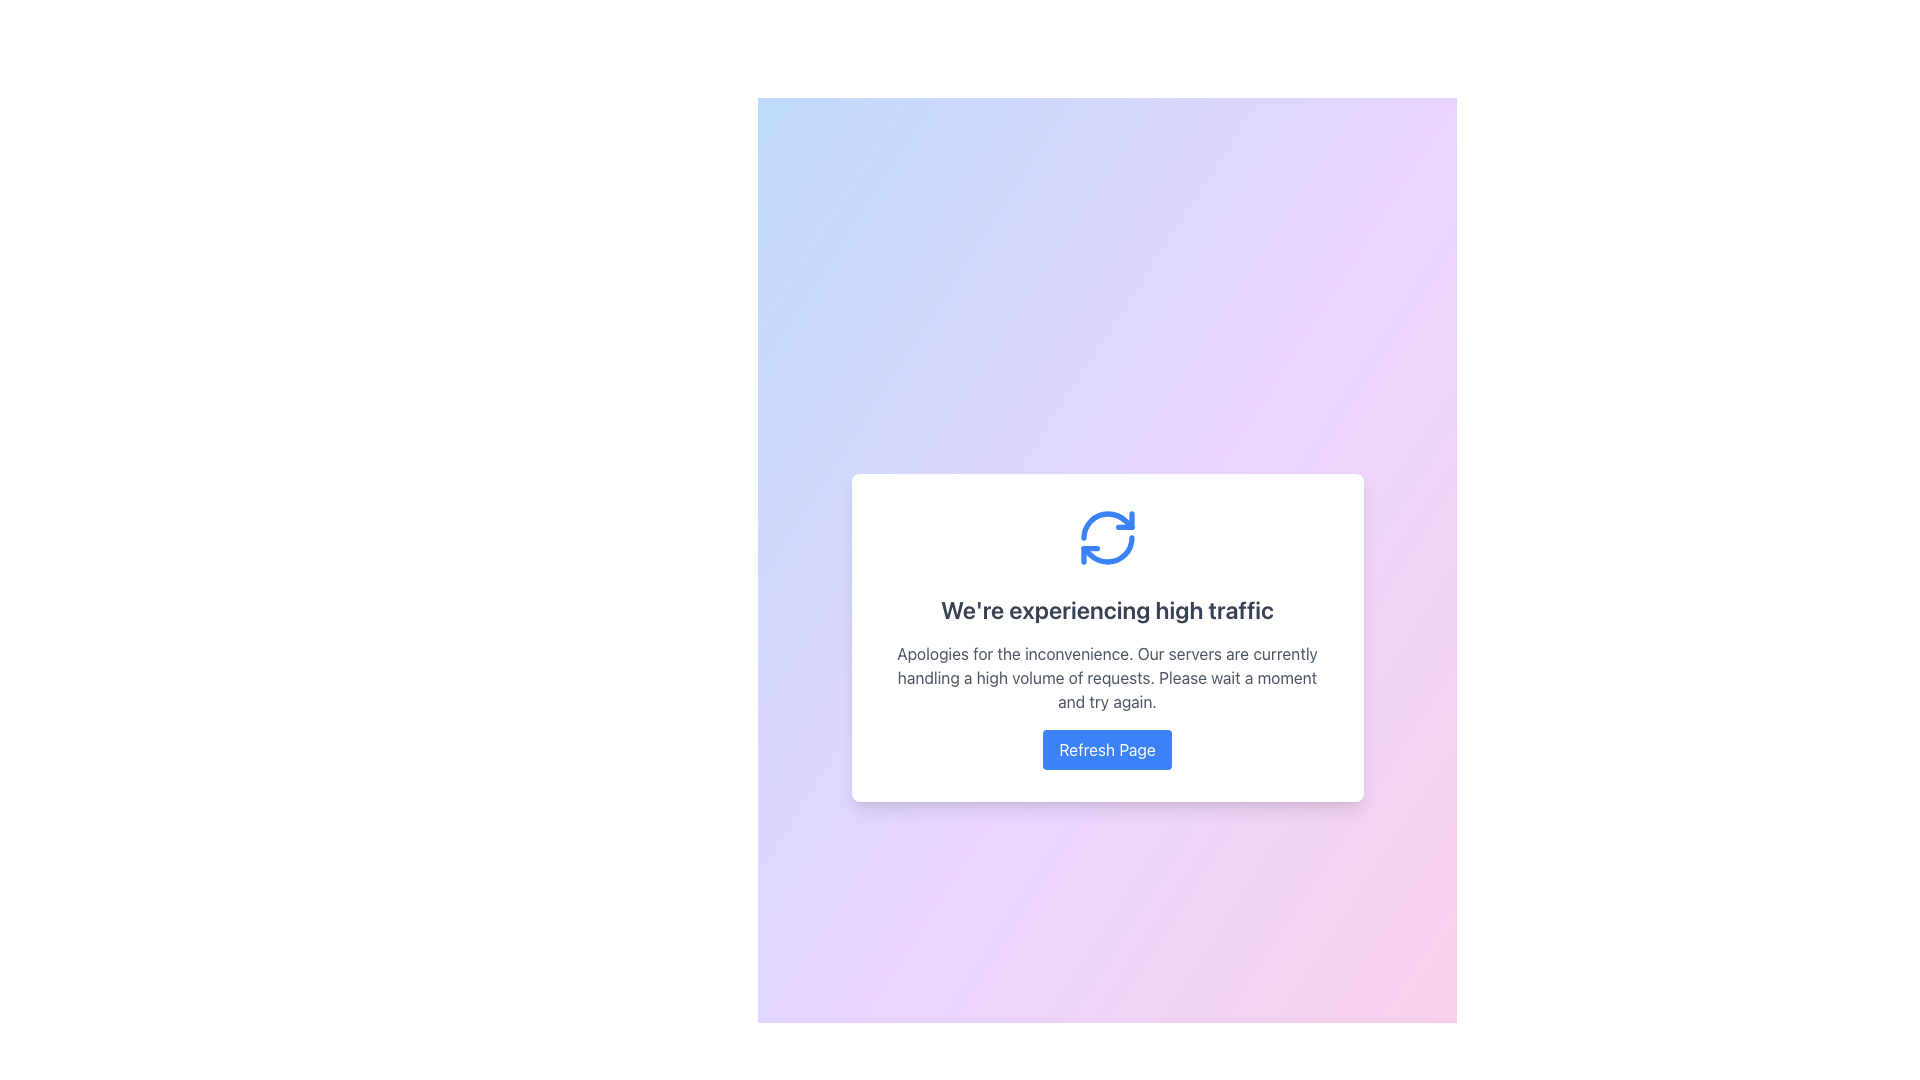  Describe the element at coordinates (1106, 536) in the screenshot. I see `the graphical refresh icon represented by two circular arrows in blue, located just below the top margin of the dialog box` at that location.